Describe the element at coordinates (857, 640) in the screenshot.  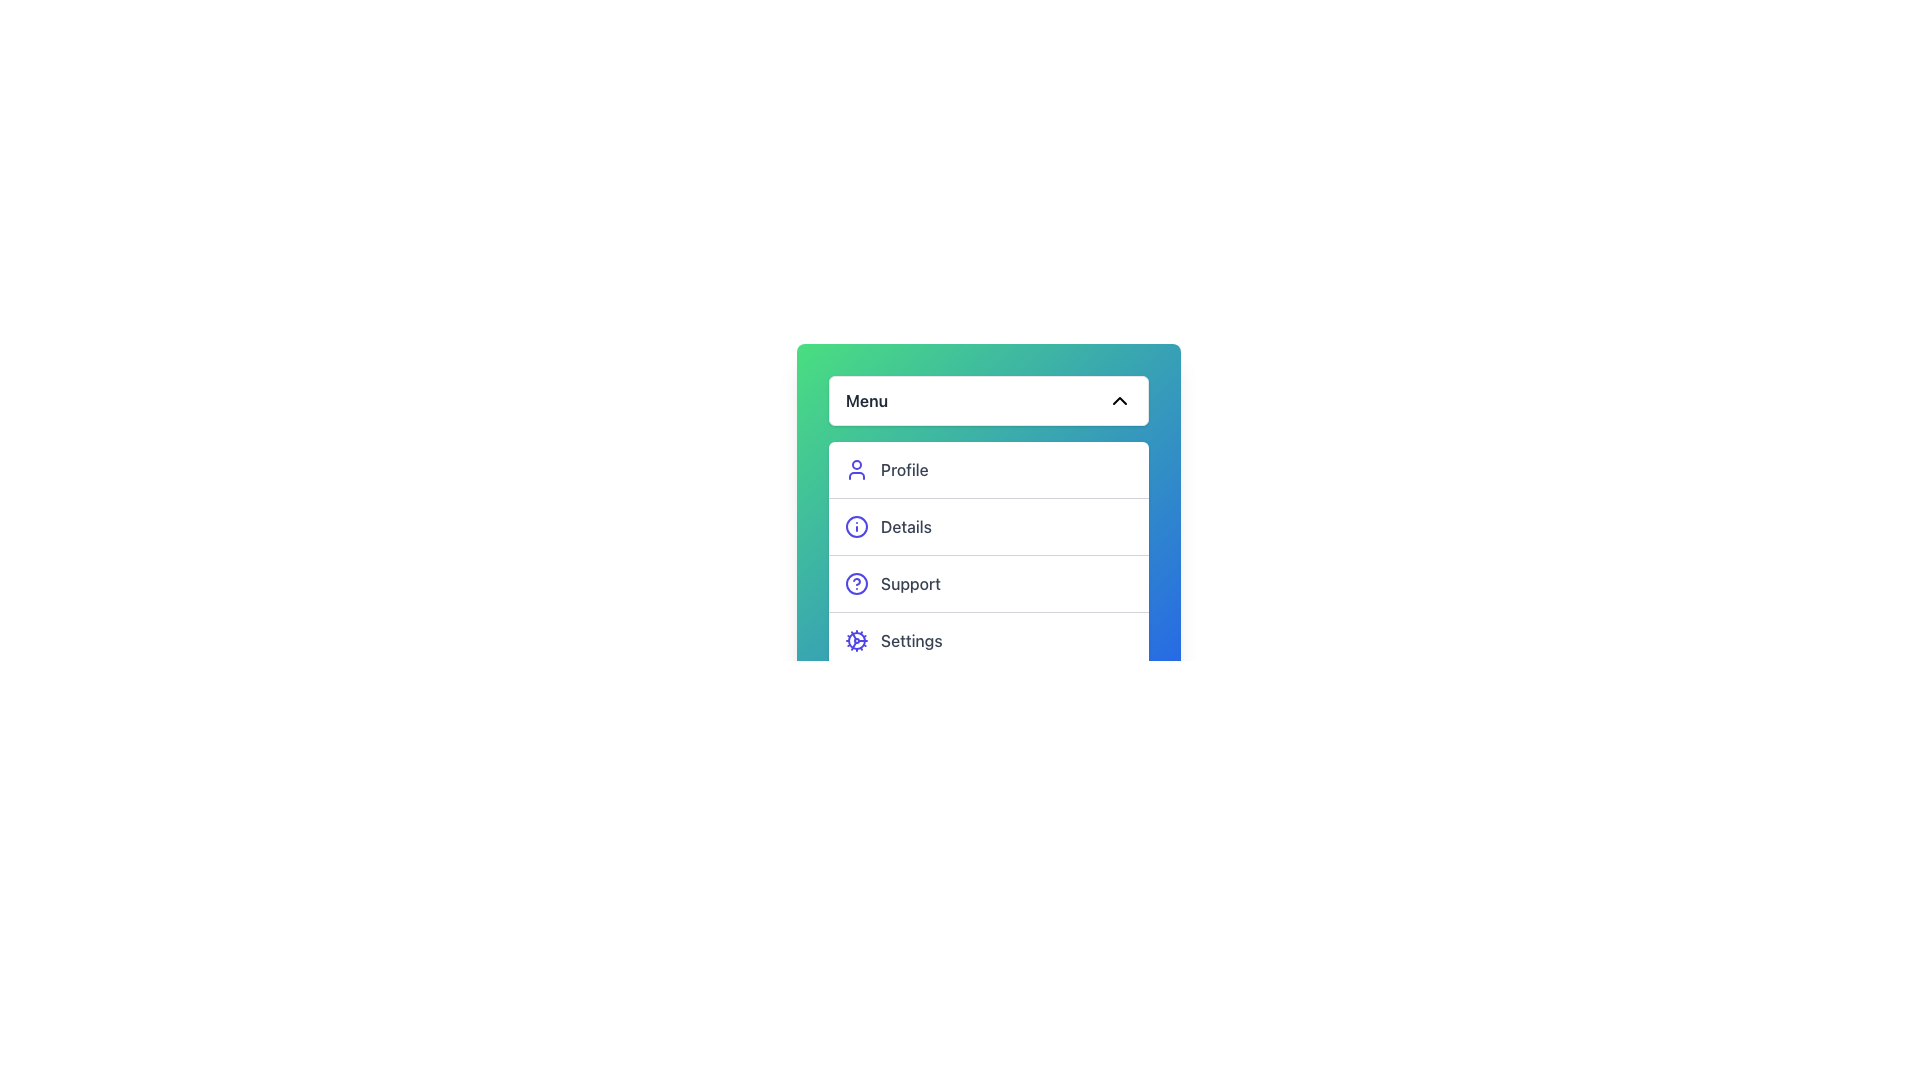
I see `the circular gear icon representing 'Settings' in the dropdown menu interface, located at the bottom of the menu options` at that location.